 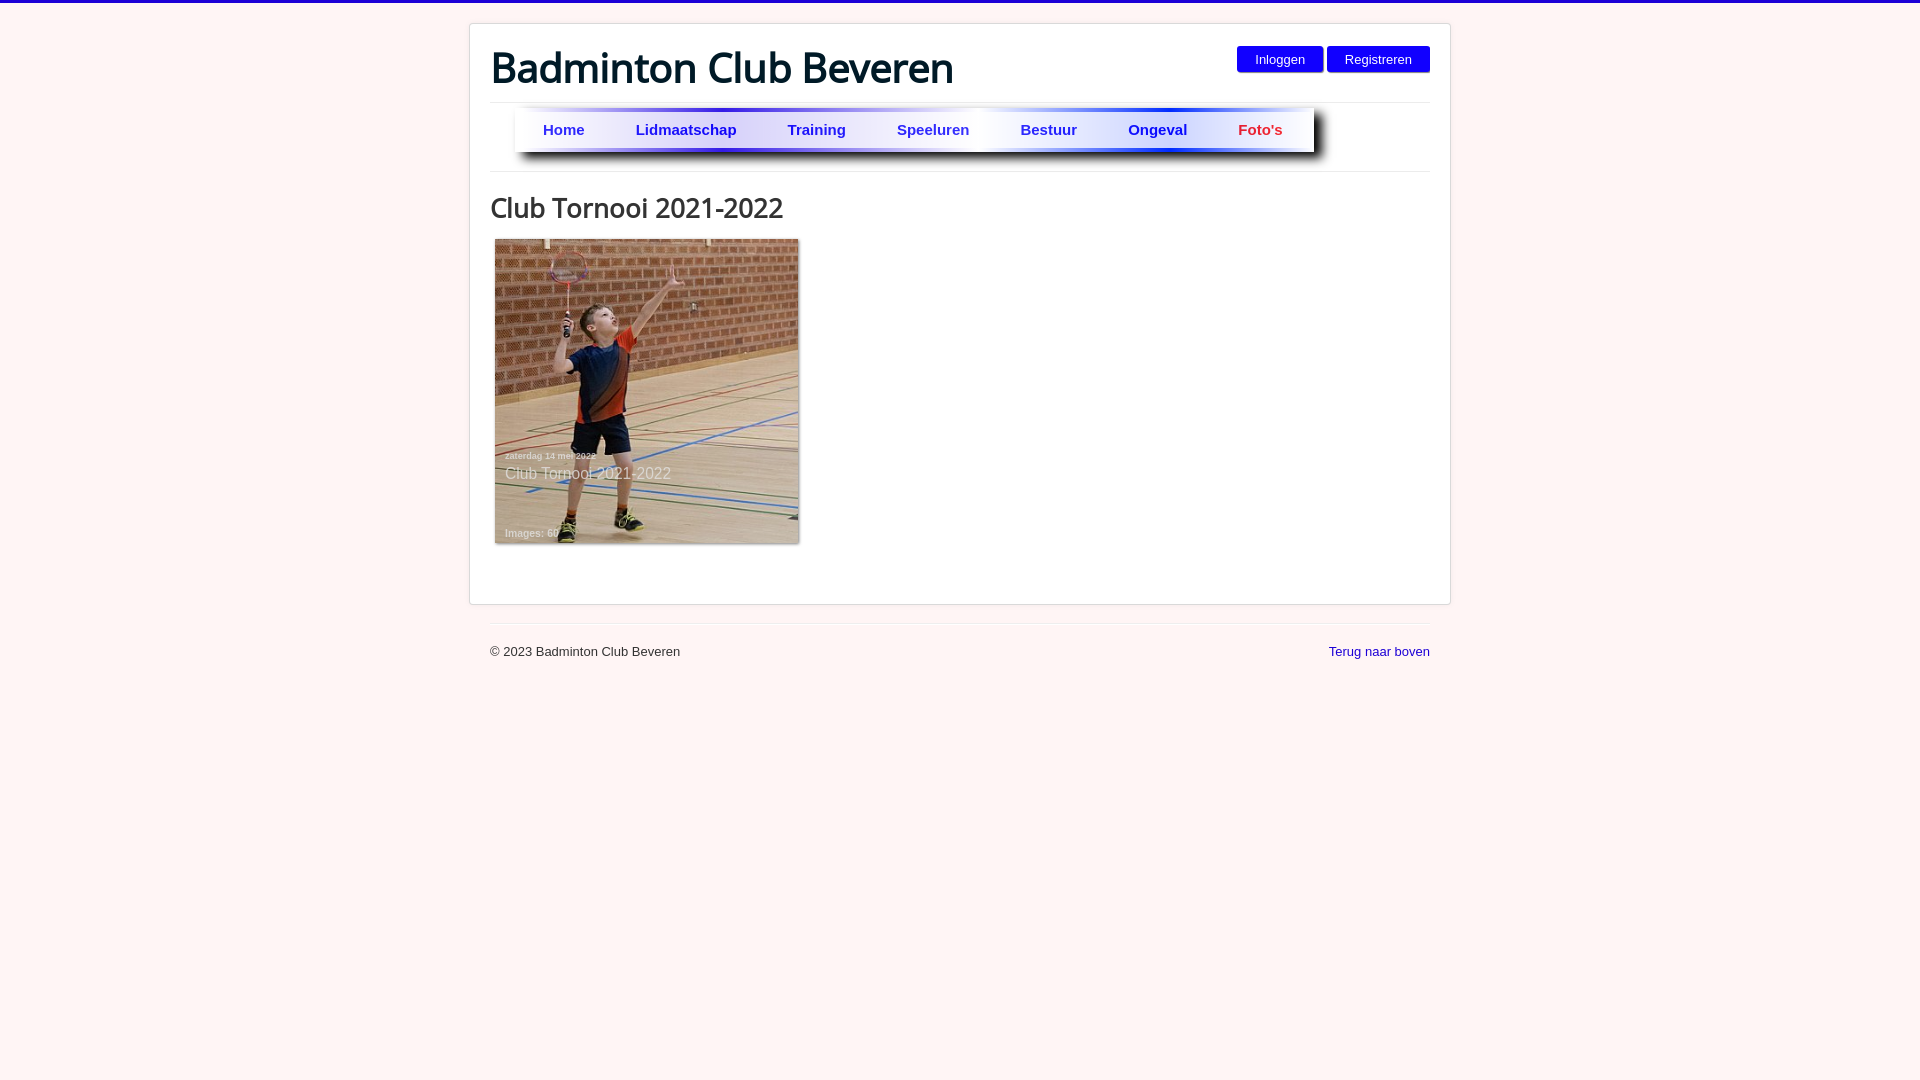 What do you see at coordinates (1378, 651) in the screenshot?
I see `'Terug naar boven'` at bounding box center [1378, 651].